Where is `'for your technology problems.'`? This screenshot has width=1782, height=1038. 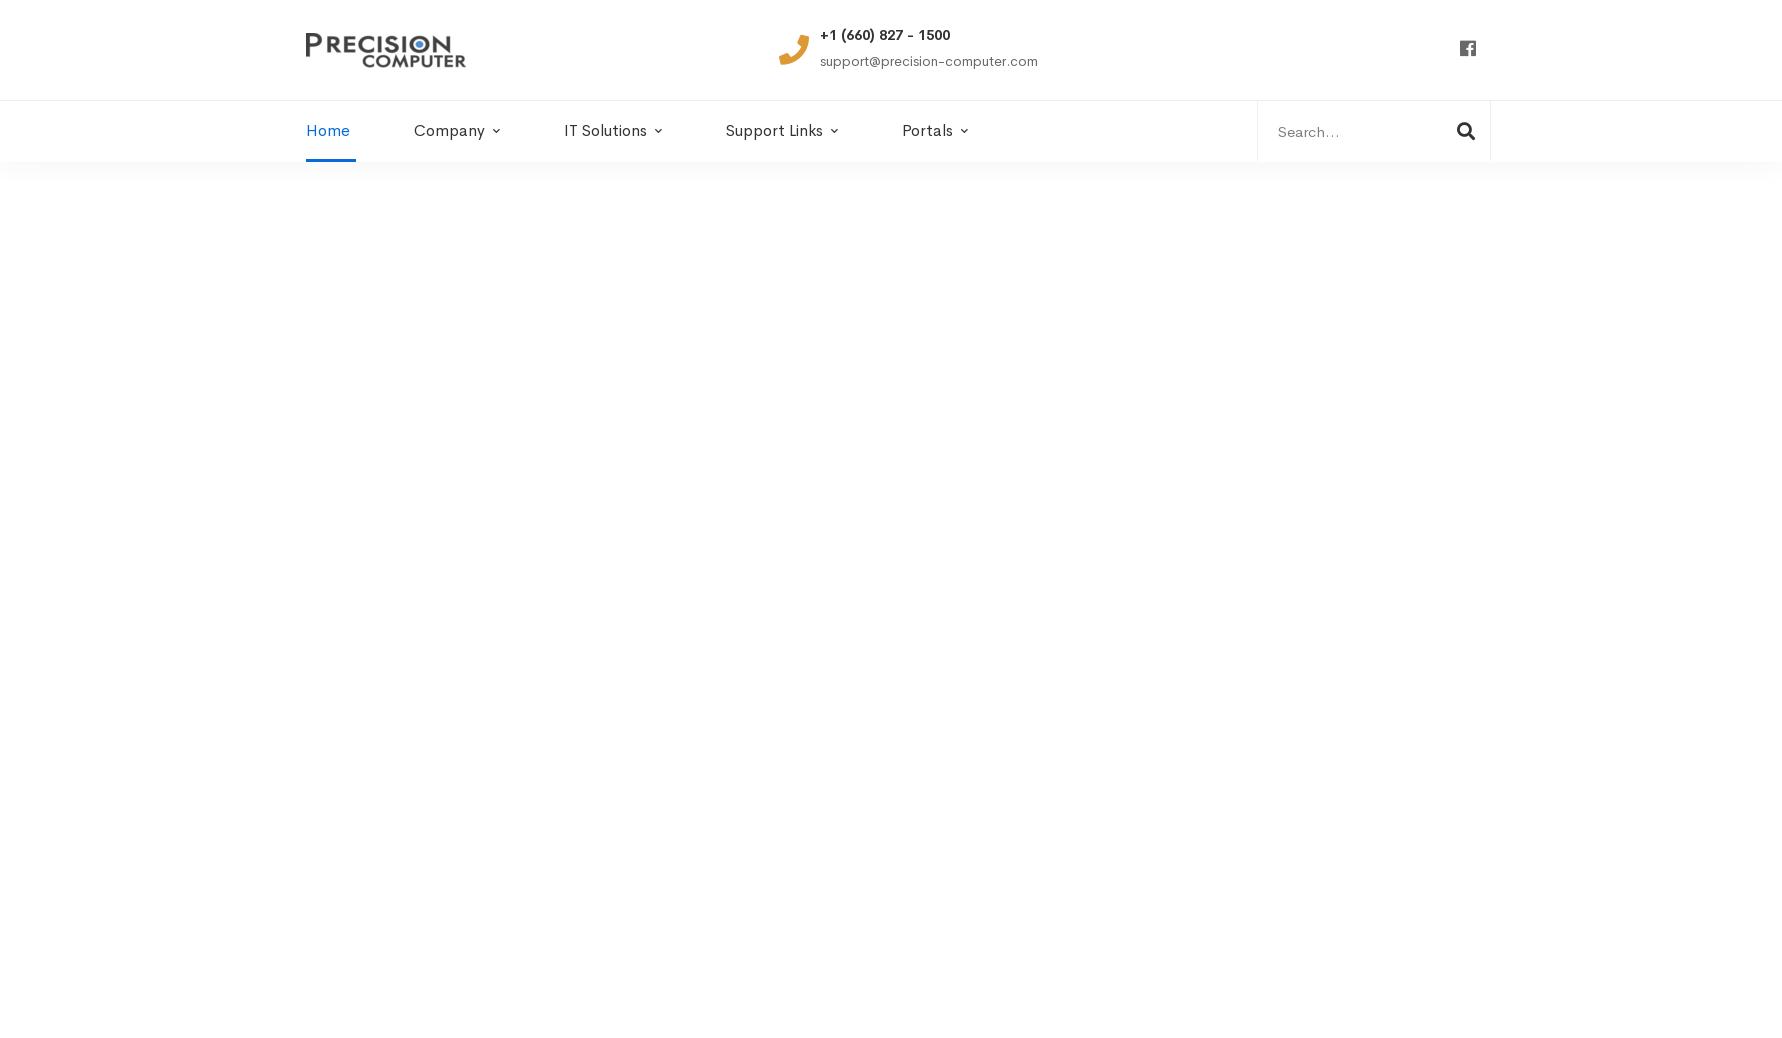
'for your technology problems.' is located at coordinates (734, 839).